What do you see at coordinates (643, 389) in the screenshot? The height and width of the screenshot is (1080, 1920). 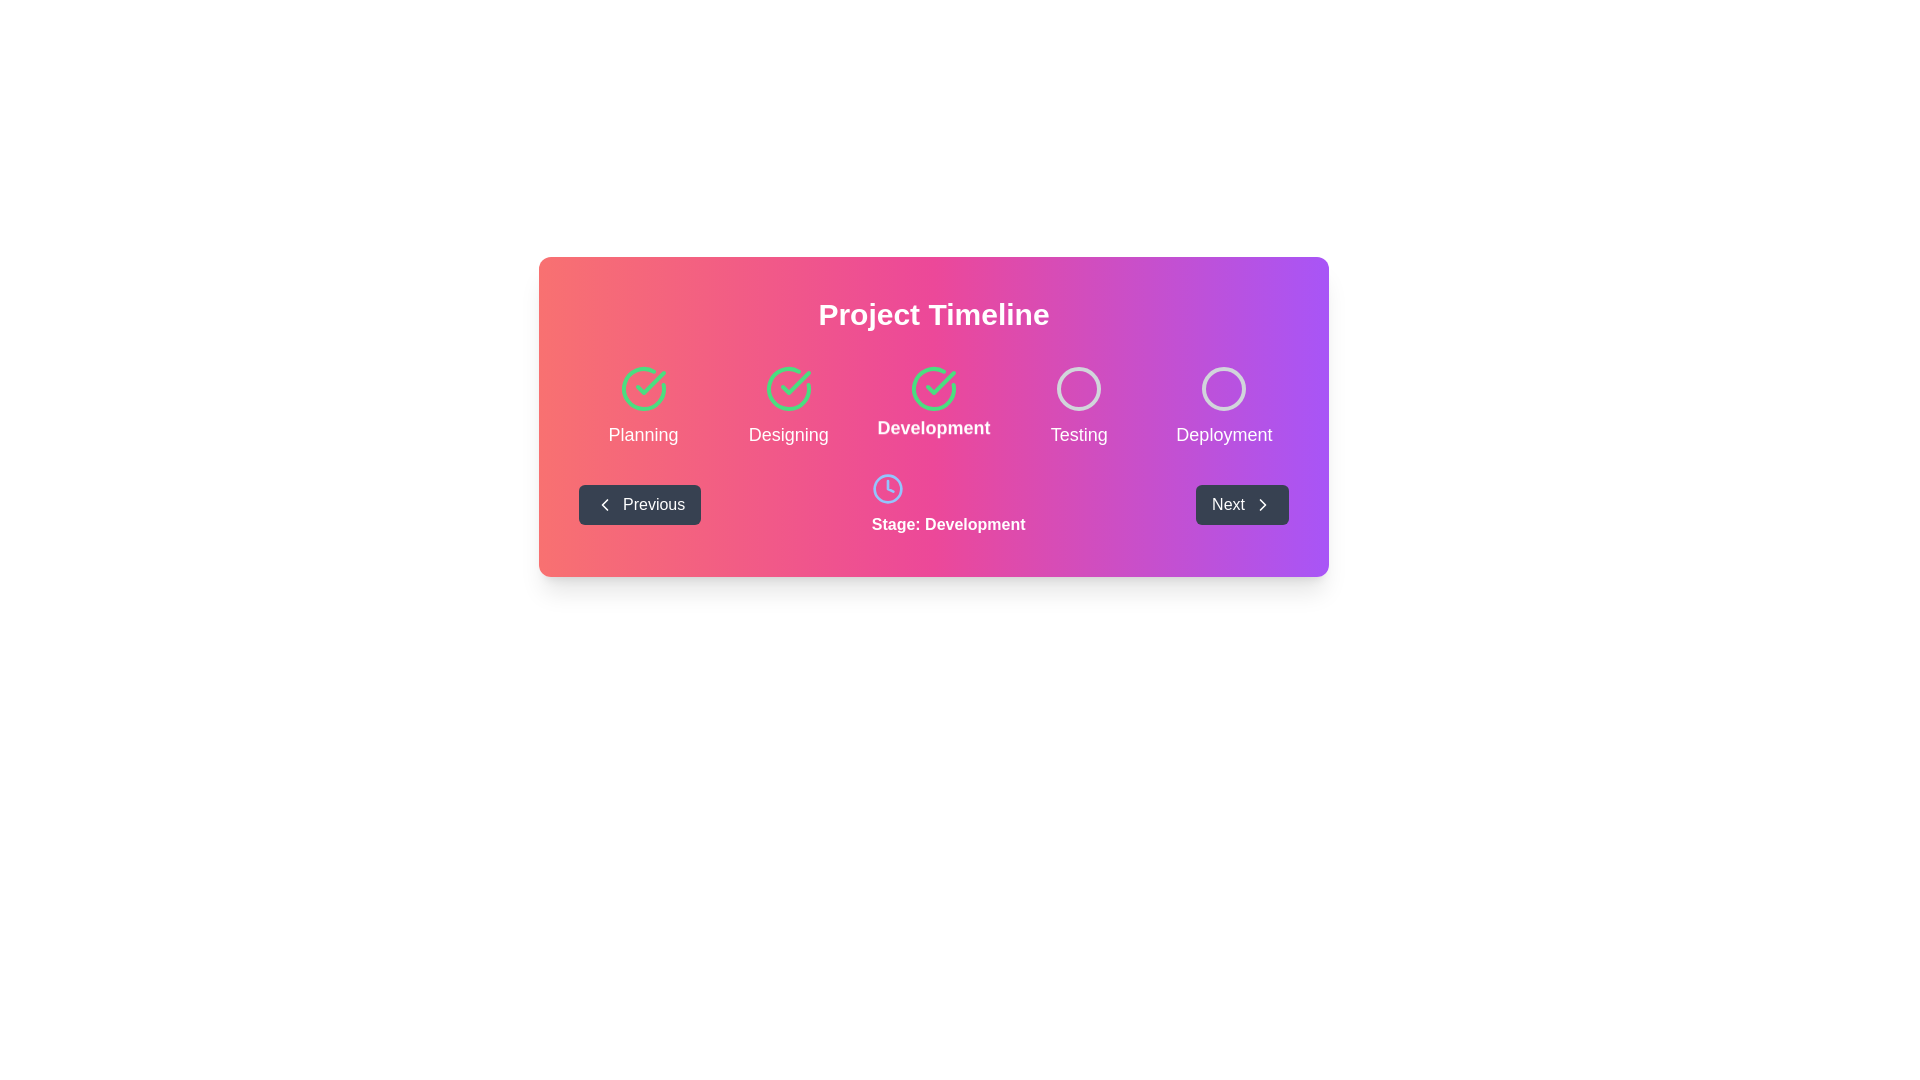 I see `the circular checkmark icon with a green outline, which is the first icon under the 'Project Timeline' heading` at bounding box center [643, 389].